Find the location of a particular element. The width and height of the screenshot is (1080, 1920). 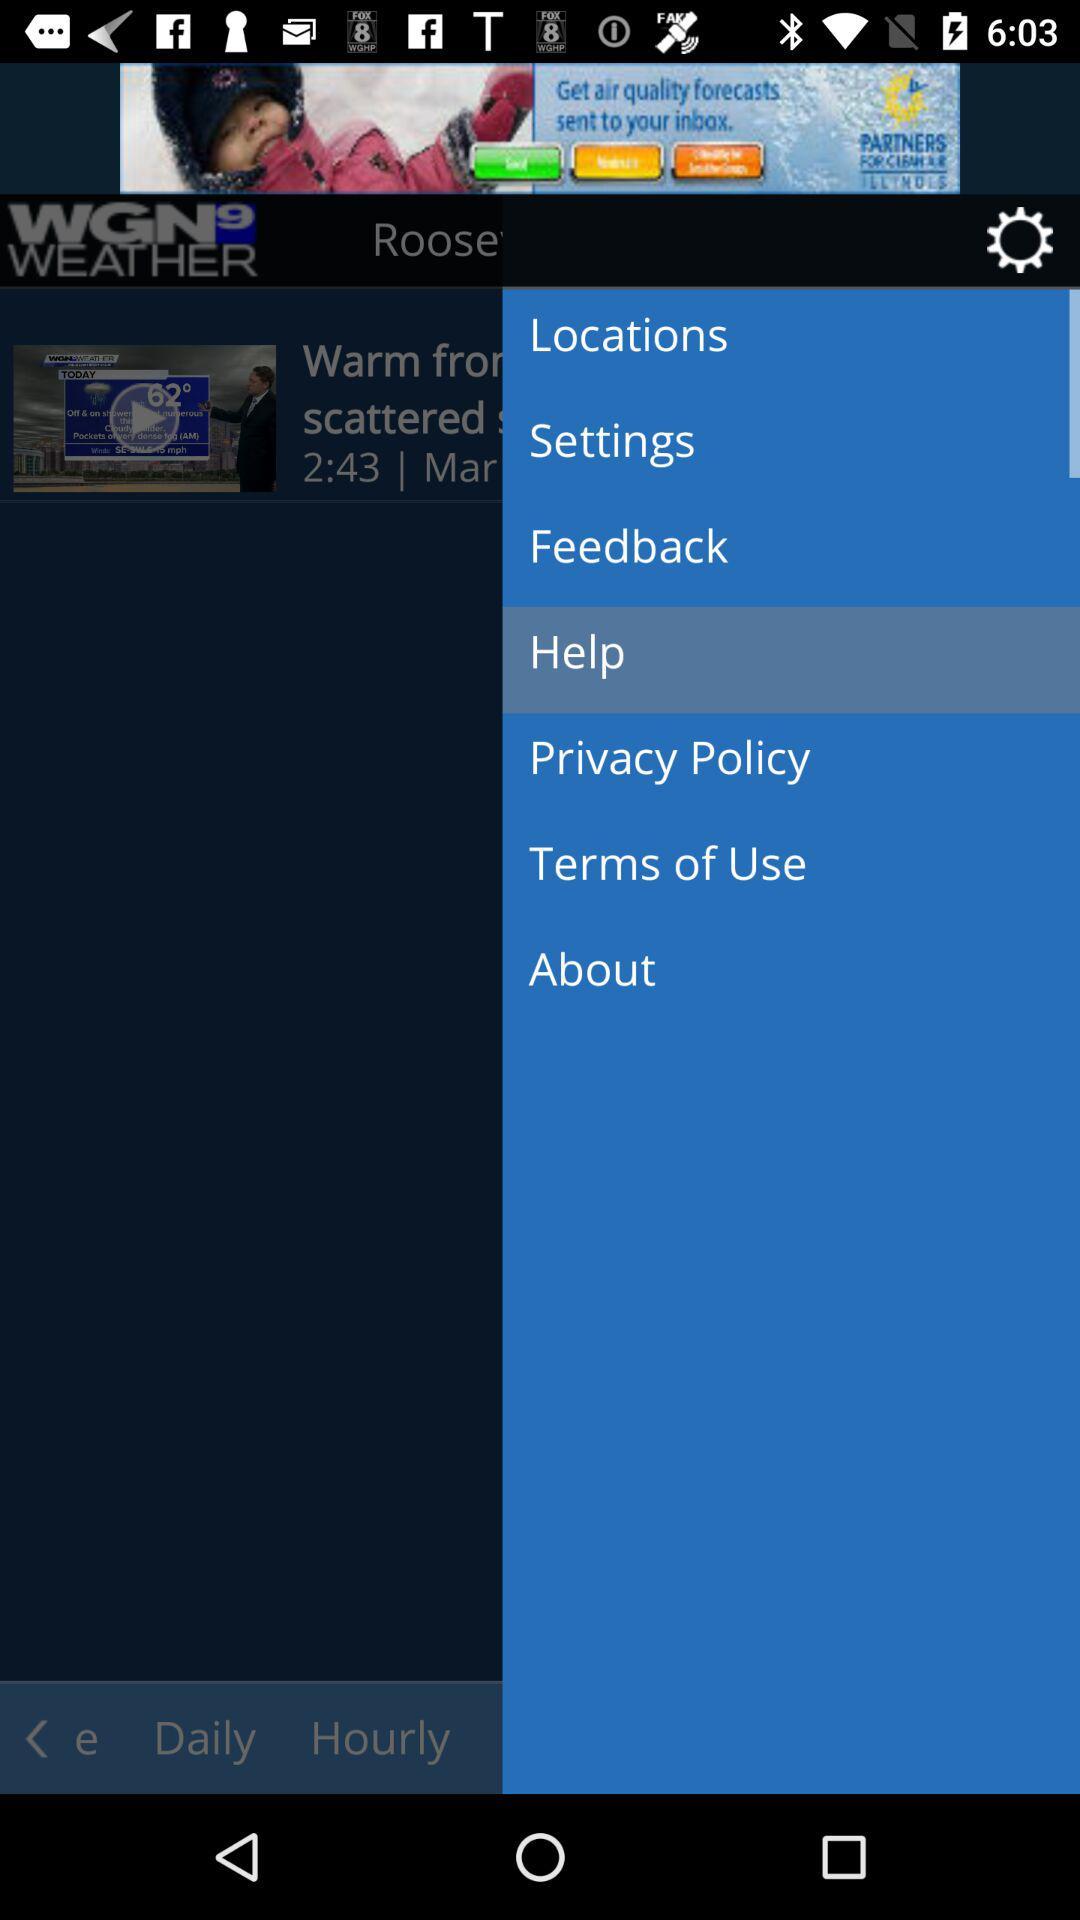

the arrow_backward icon is located at coordinates (36, 1737).